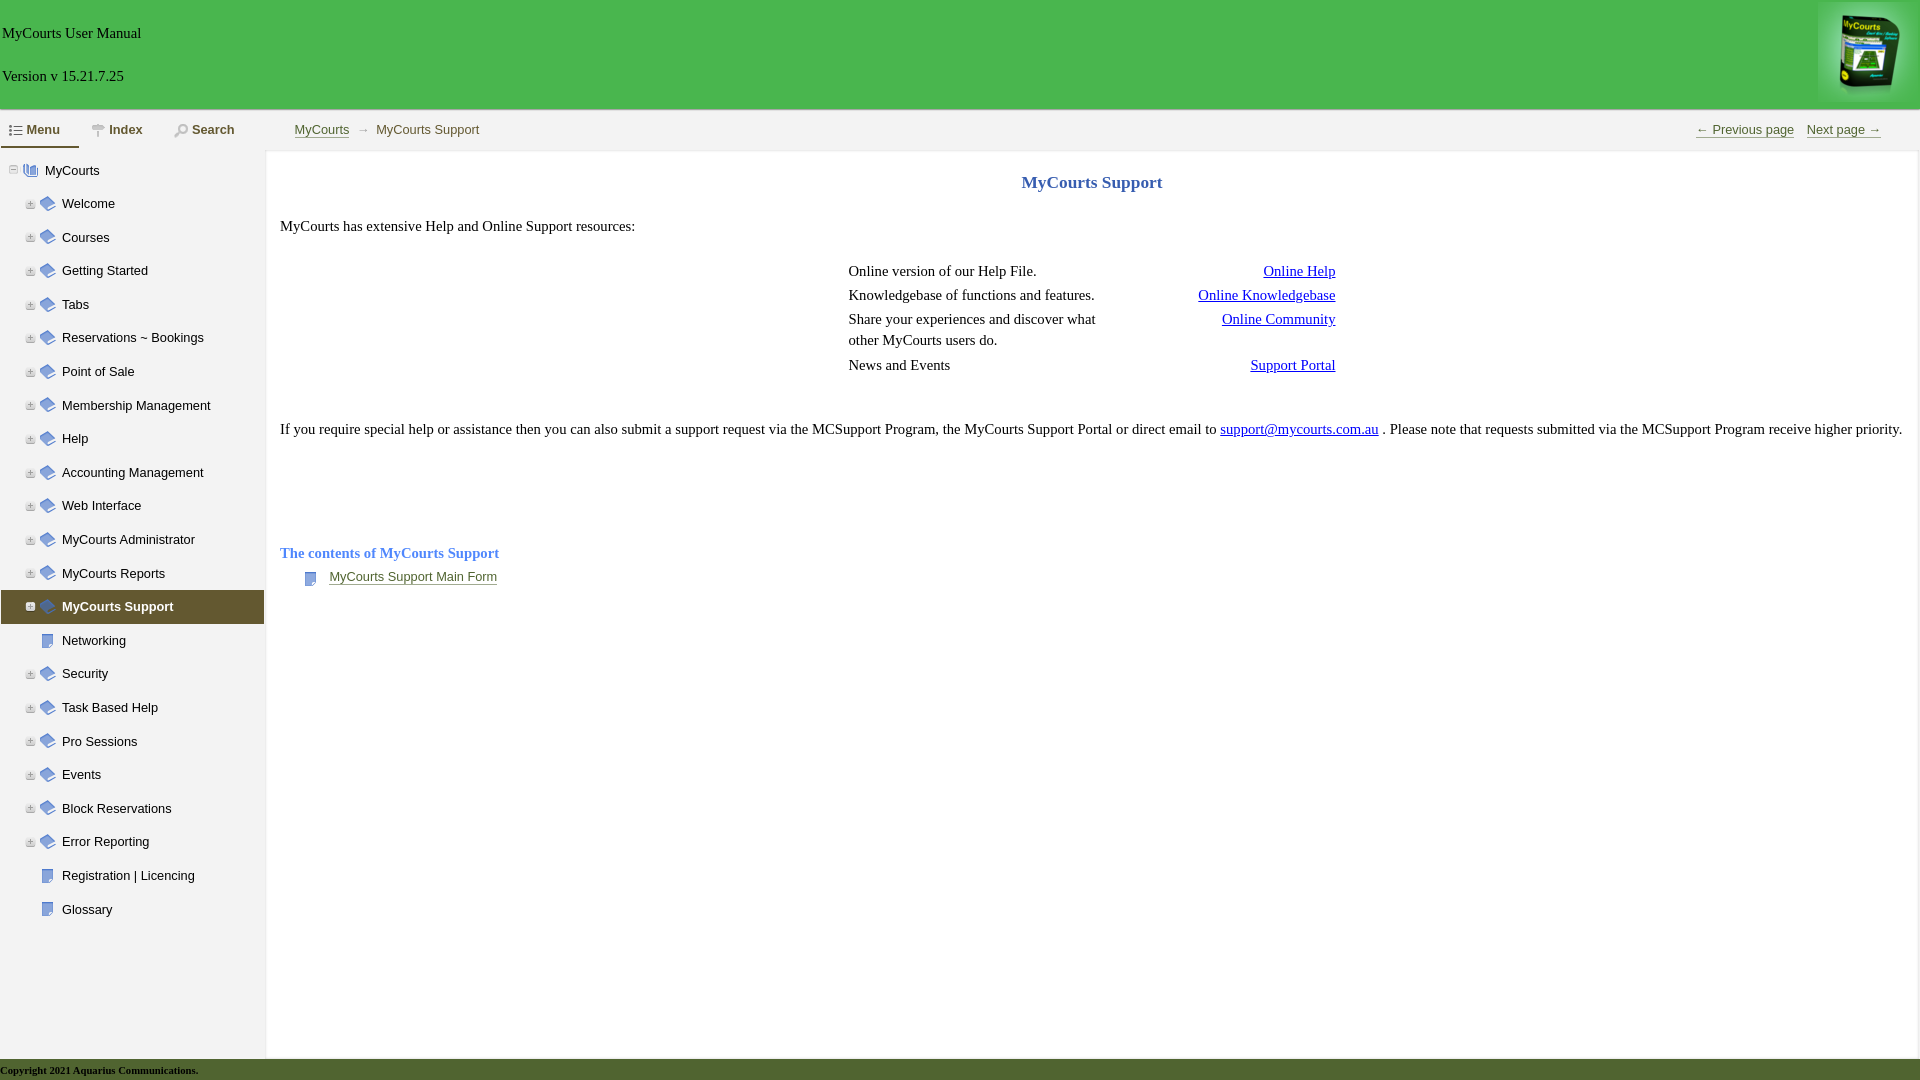  I want to click on 'Networking', so click(188, 640).